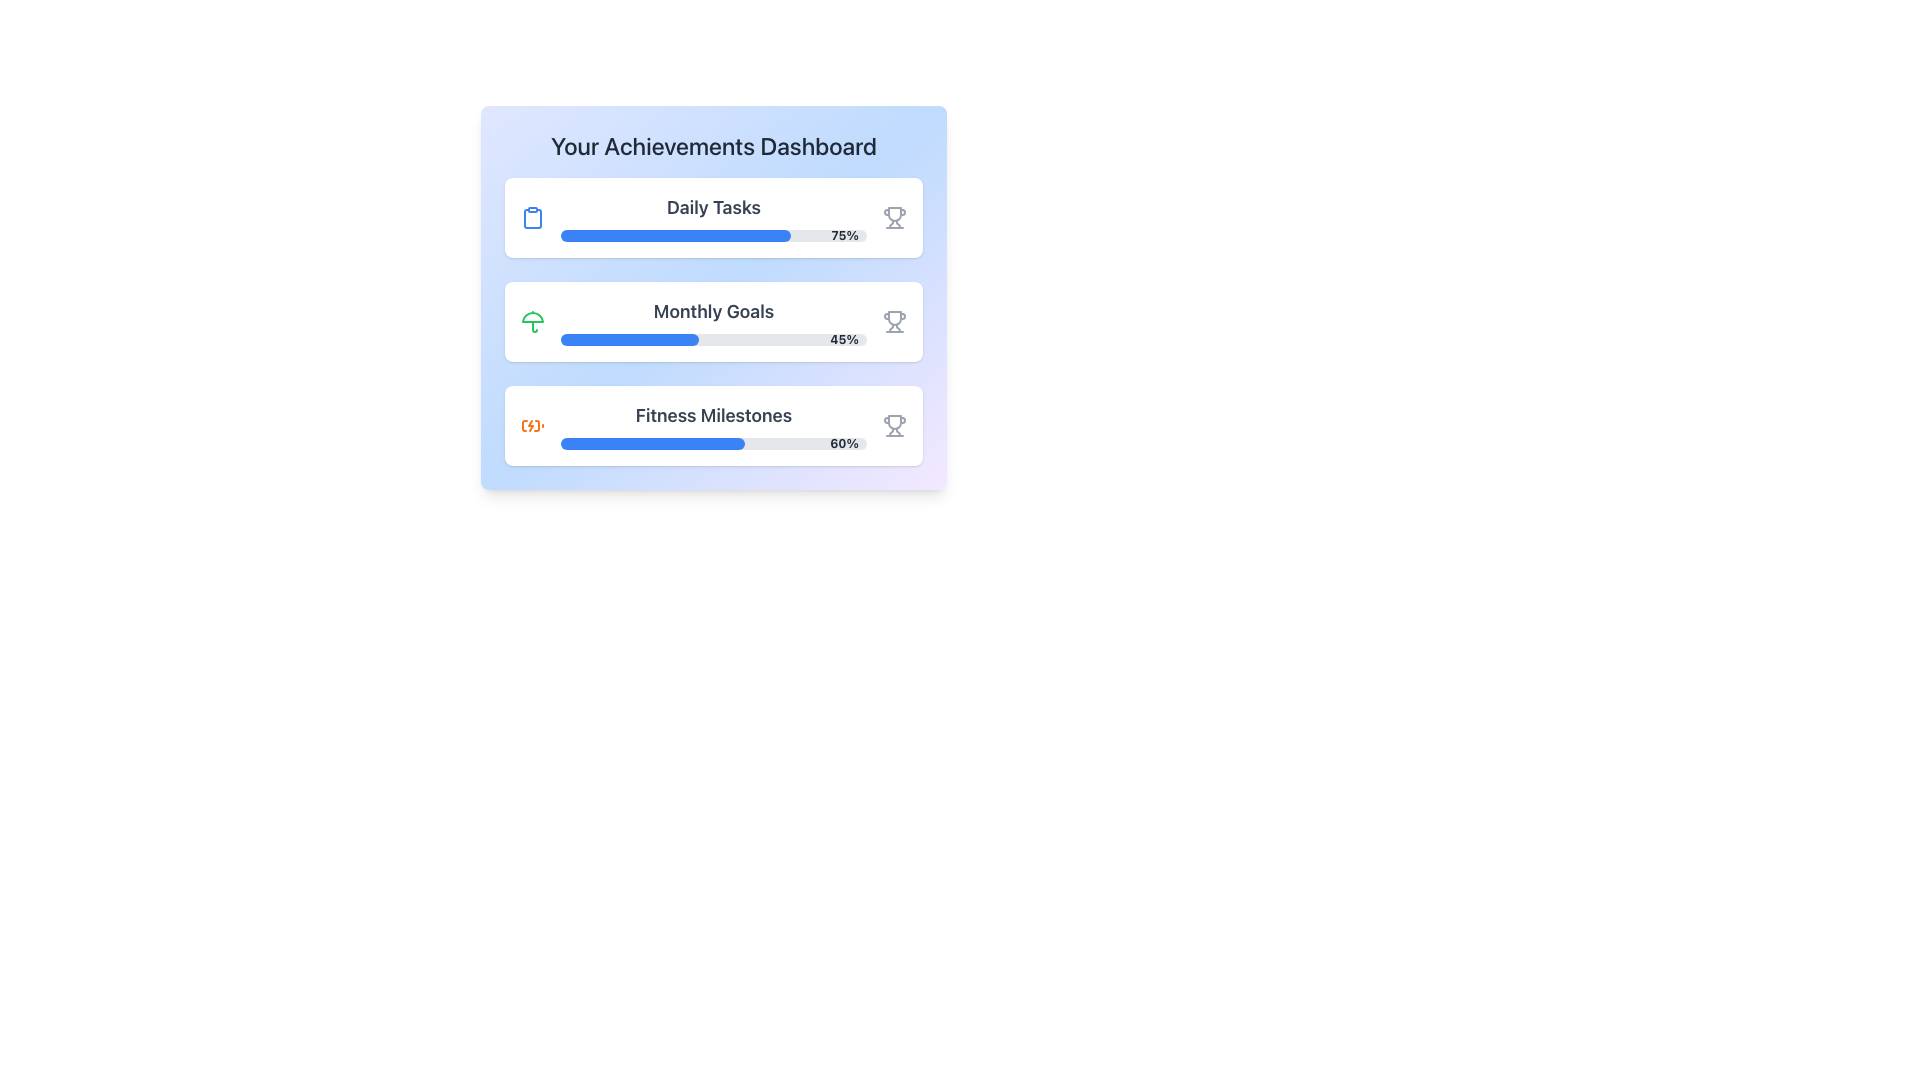 The image size is (1920, 1080). I want to click on the Progress Card, which features the heading 'Fitness Milestones', a 60% progress bar, an orange icon on the left, and a gray trophy icon on the right, located centrally in the 'Your Achievements Dashboard', so click(714, 424).